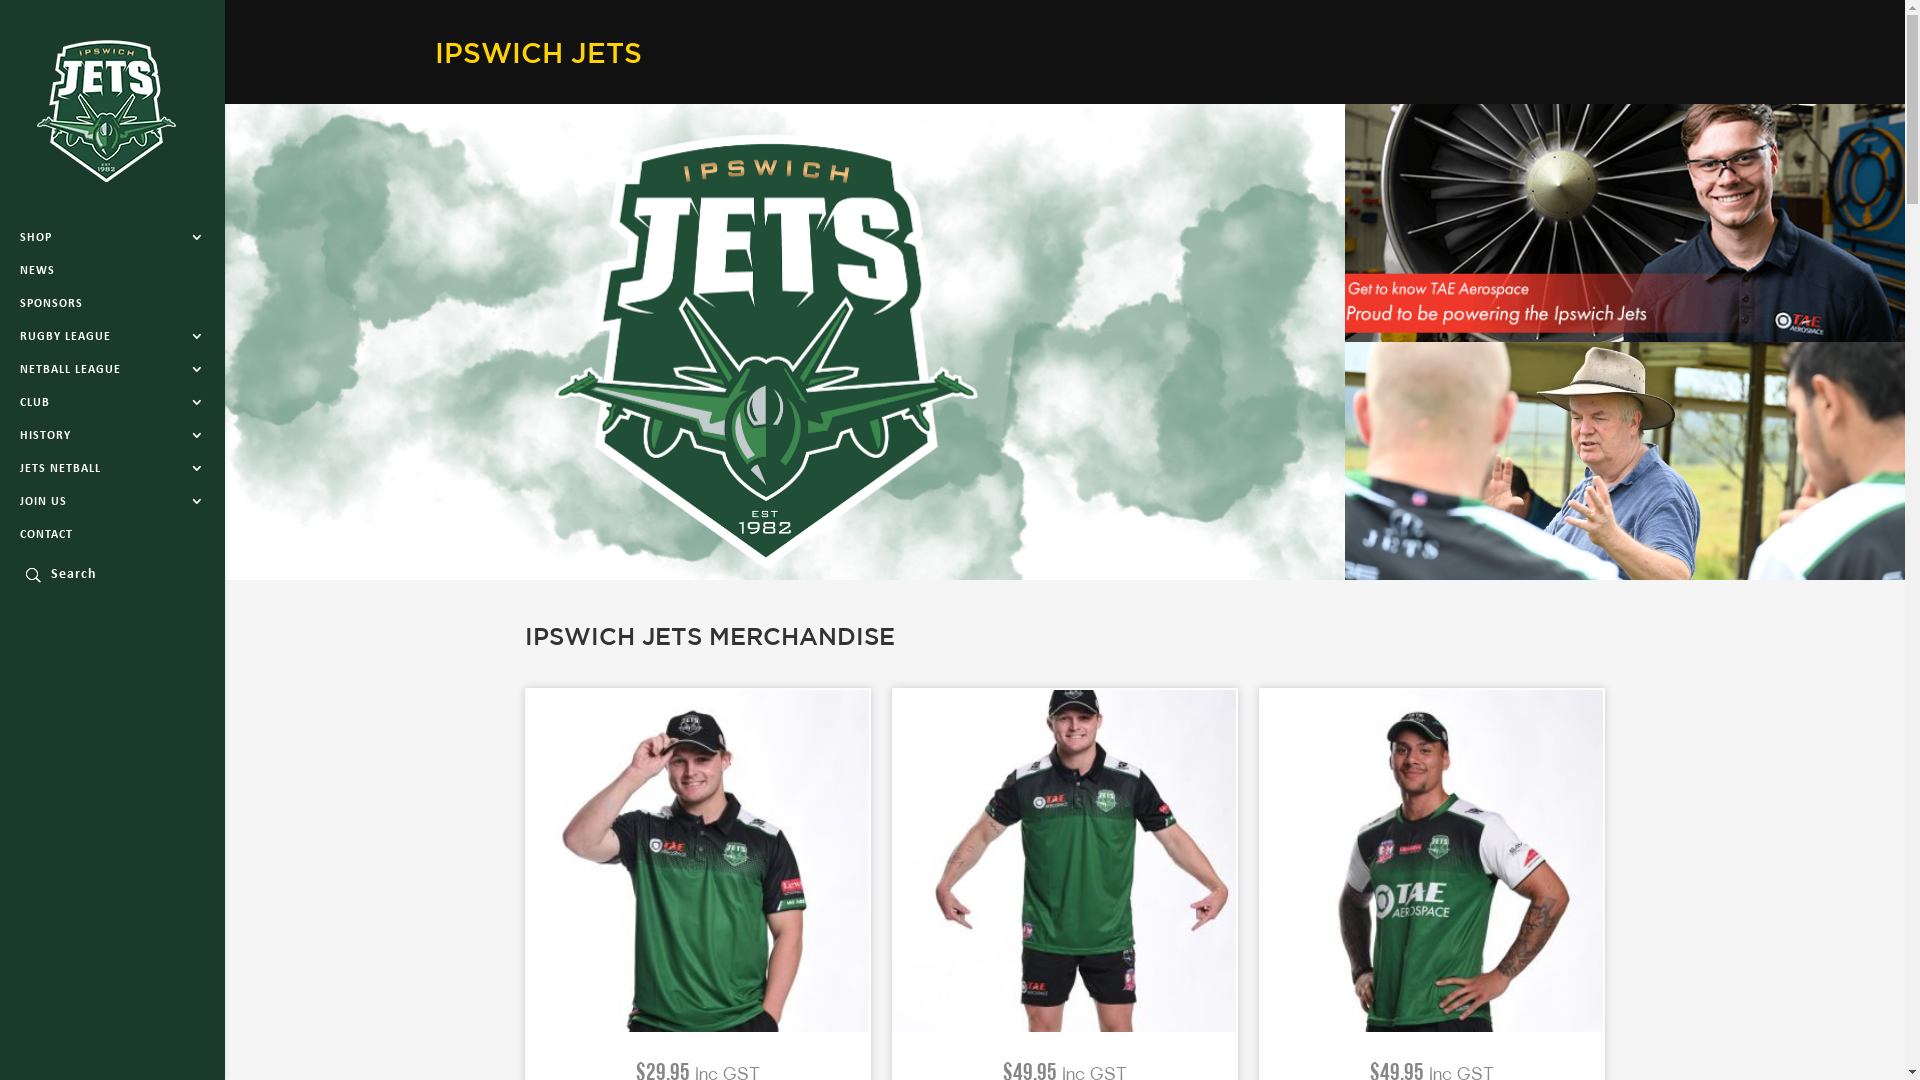 The height and width of the screenshot is (1080, 1920). What do you see at coordinates (111, 469) in the screenshot?
I see `'JETS NETBALL'` at bounding box center [111, 469].